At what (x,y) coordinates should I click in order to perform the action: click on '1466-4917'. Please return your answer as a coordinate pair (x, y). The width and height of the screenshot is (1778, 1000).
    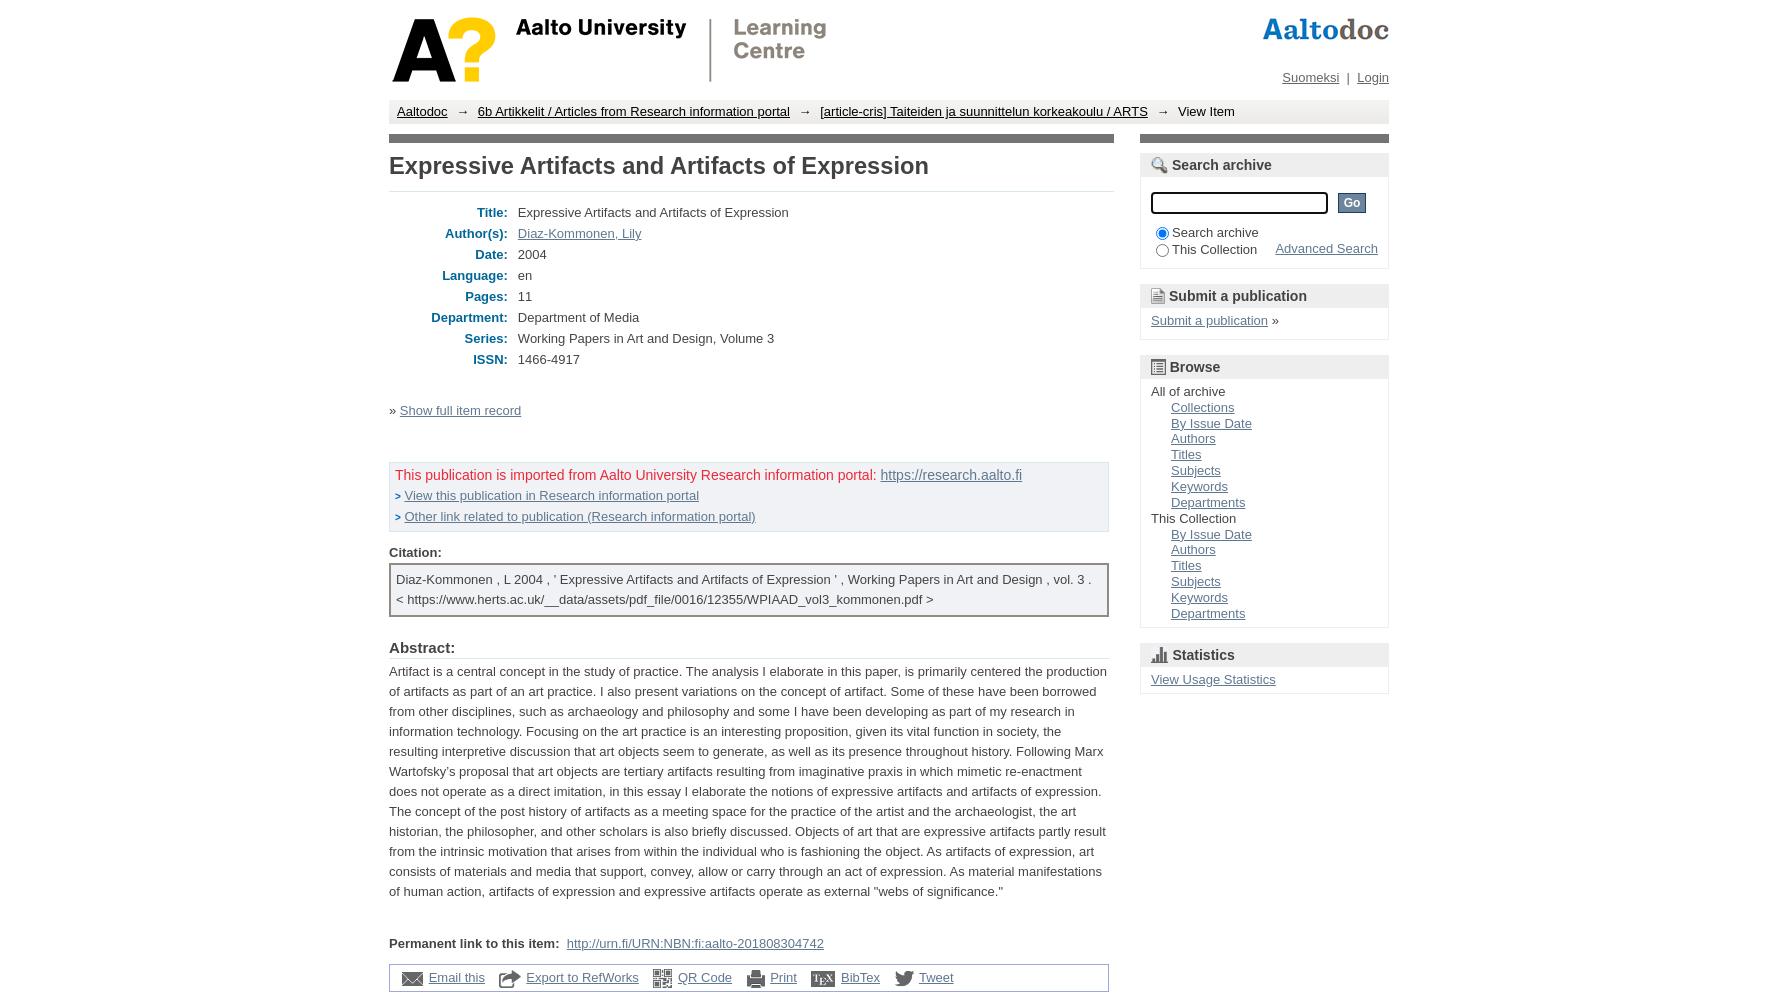
    Looking at the image, I should click on (548, 357).